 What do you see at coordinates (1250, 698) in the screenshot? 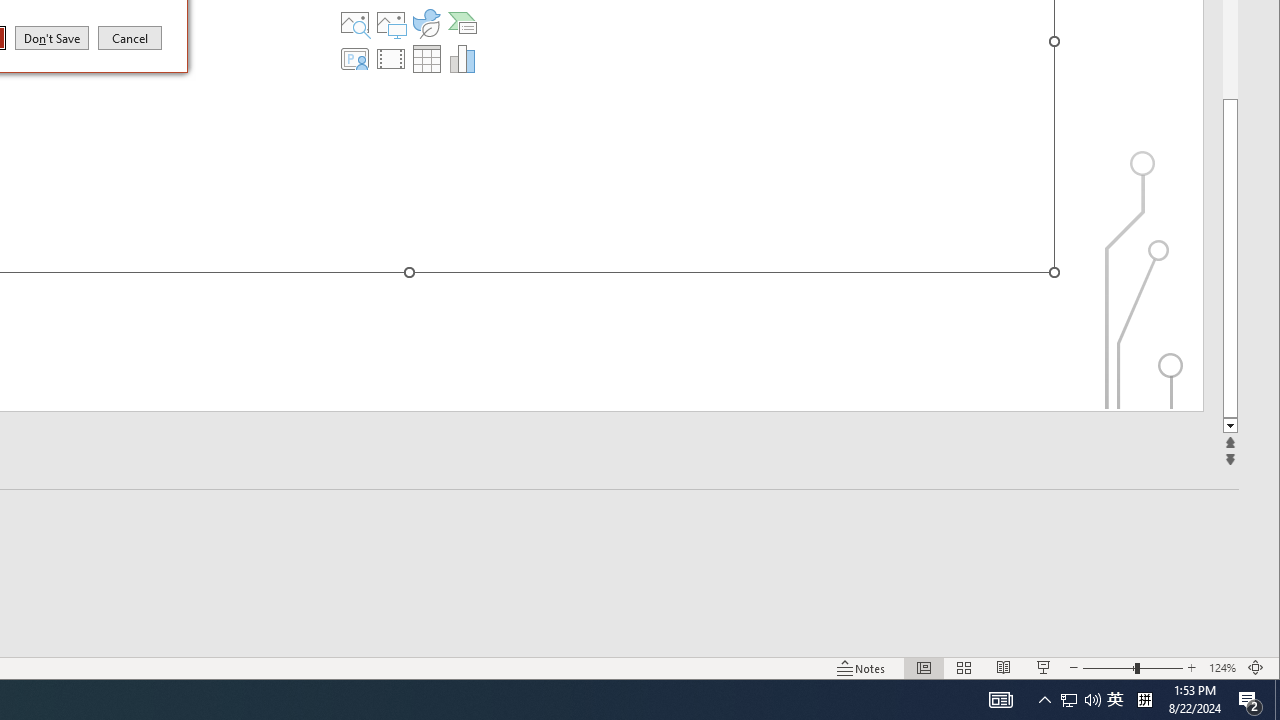
I see `'Action Center, 2 new notifications'` at bounding box center [1250, 698].